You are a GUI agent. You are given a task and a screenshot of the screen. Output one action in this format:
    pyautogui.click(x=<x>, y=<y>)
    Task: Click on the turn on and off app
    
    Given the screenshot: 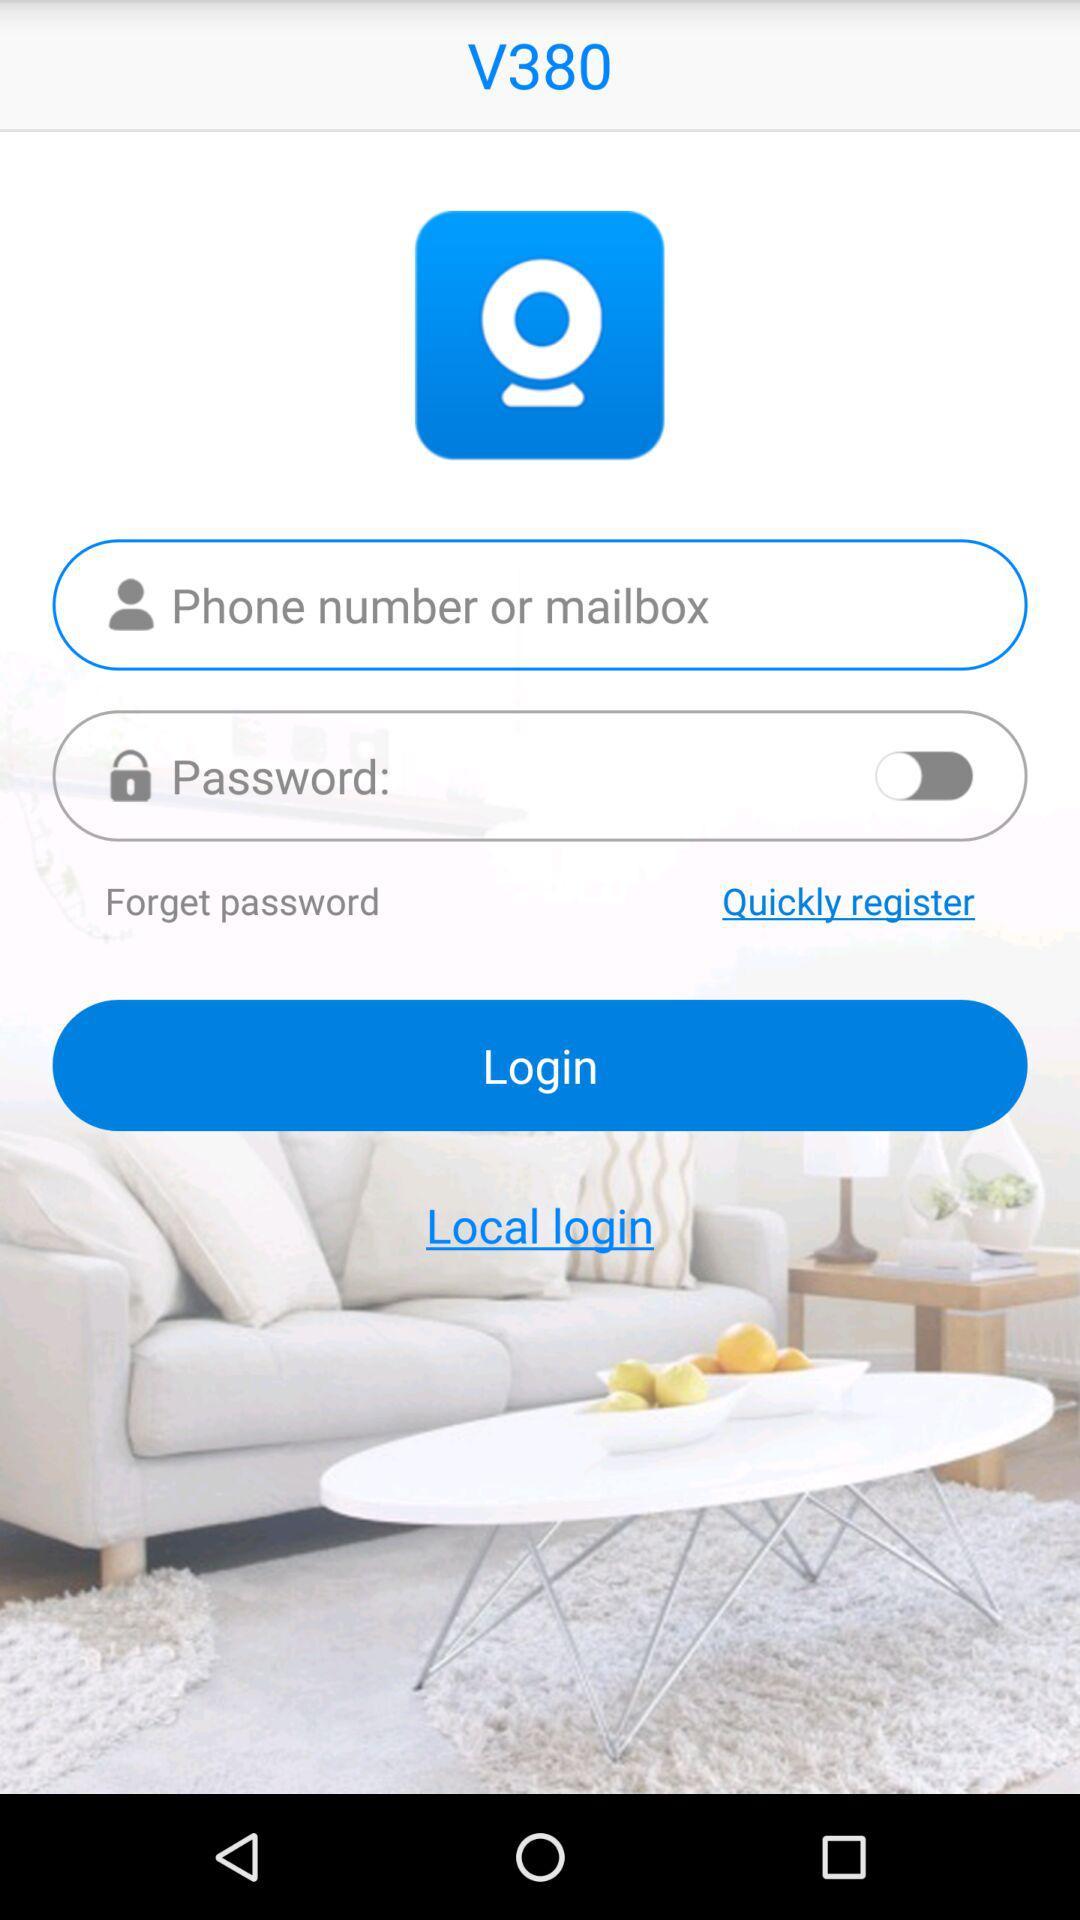 What is the action you would take?
    pyautogui.click(x=925, y=774)
    